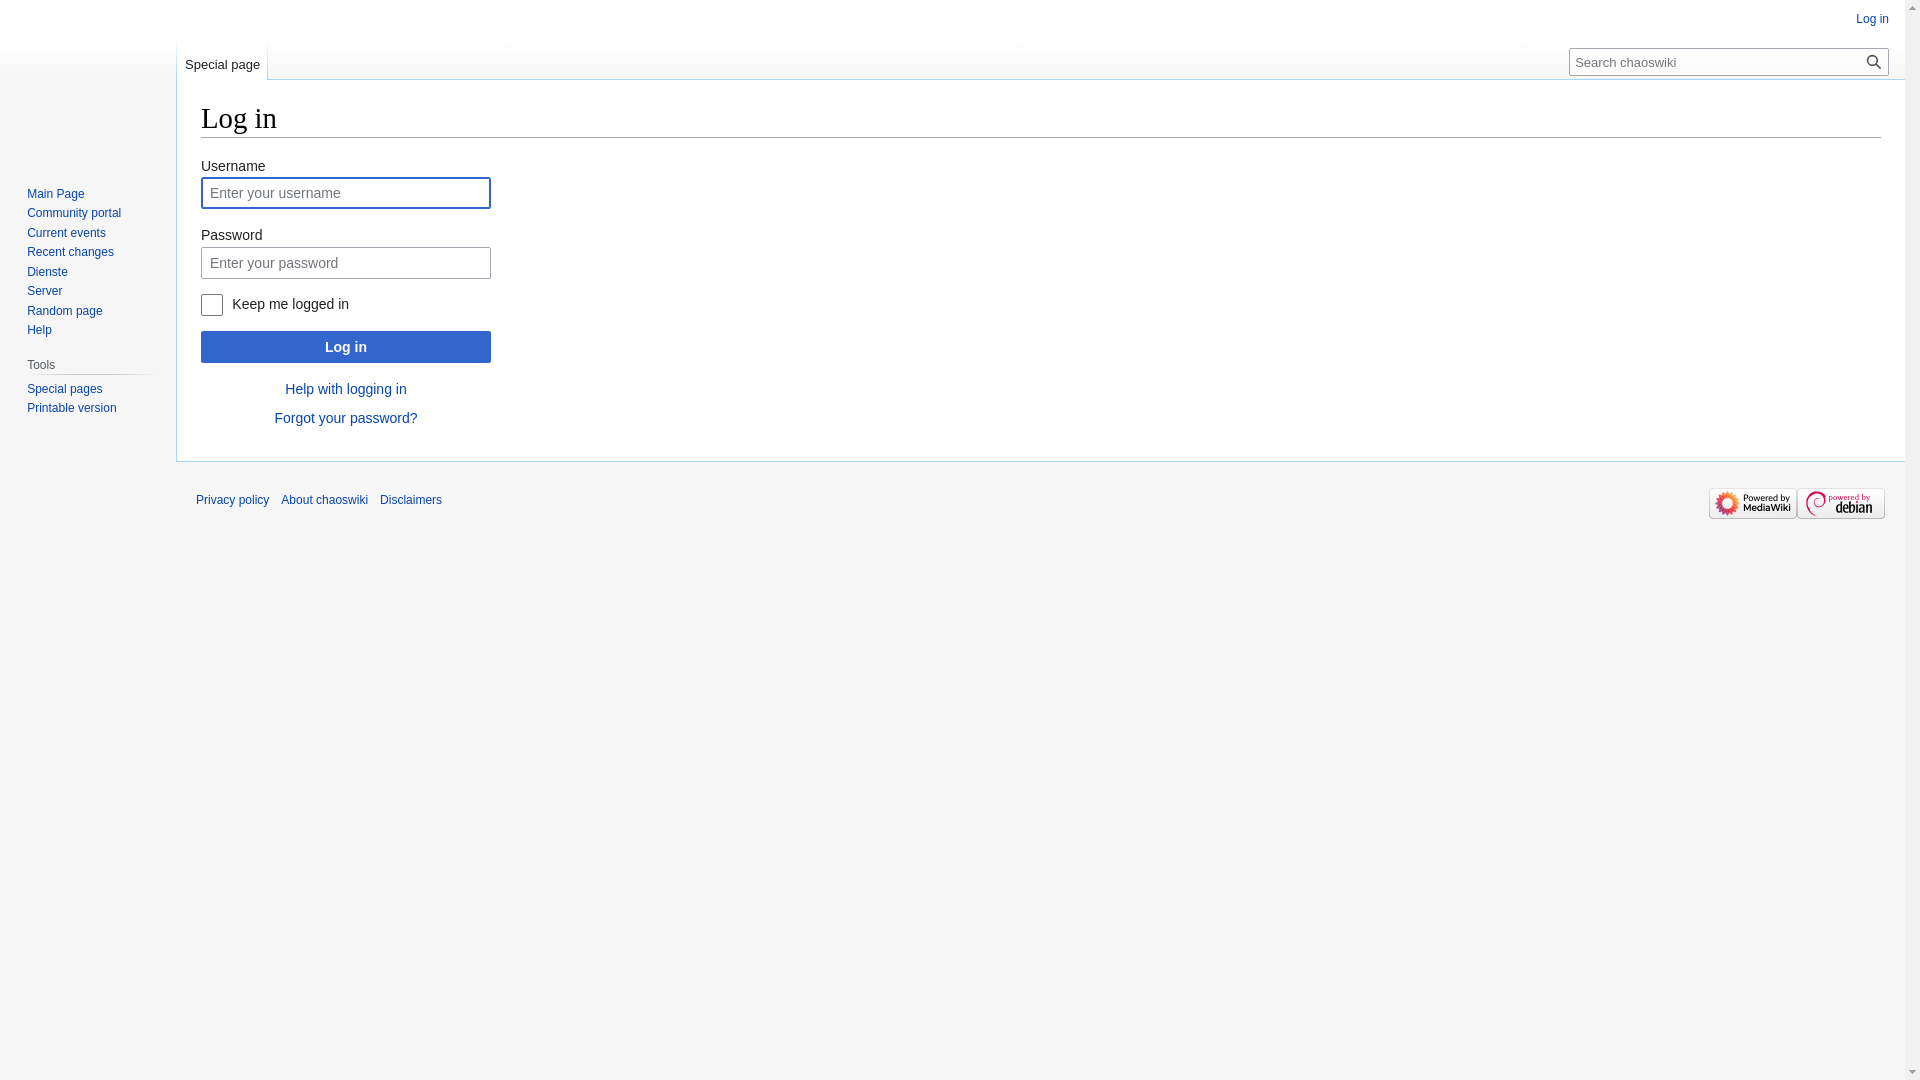 This screenshot has width=1920, height=1080. I want to click on 'Printable version', so click(71, 407).